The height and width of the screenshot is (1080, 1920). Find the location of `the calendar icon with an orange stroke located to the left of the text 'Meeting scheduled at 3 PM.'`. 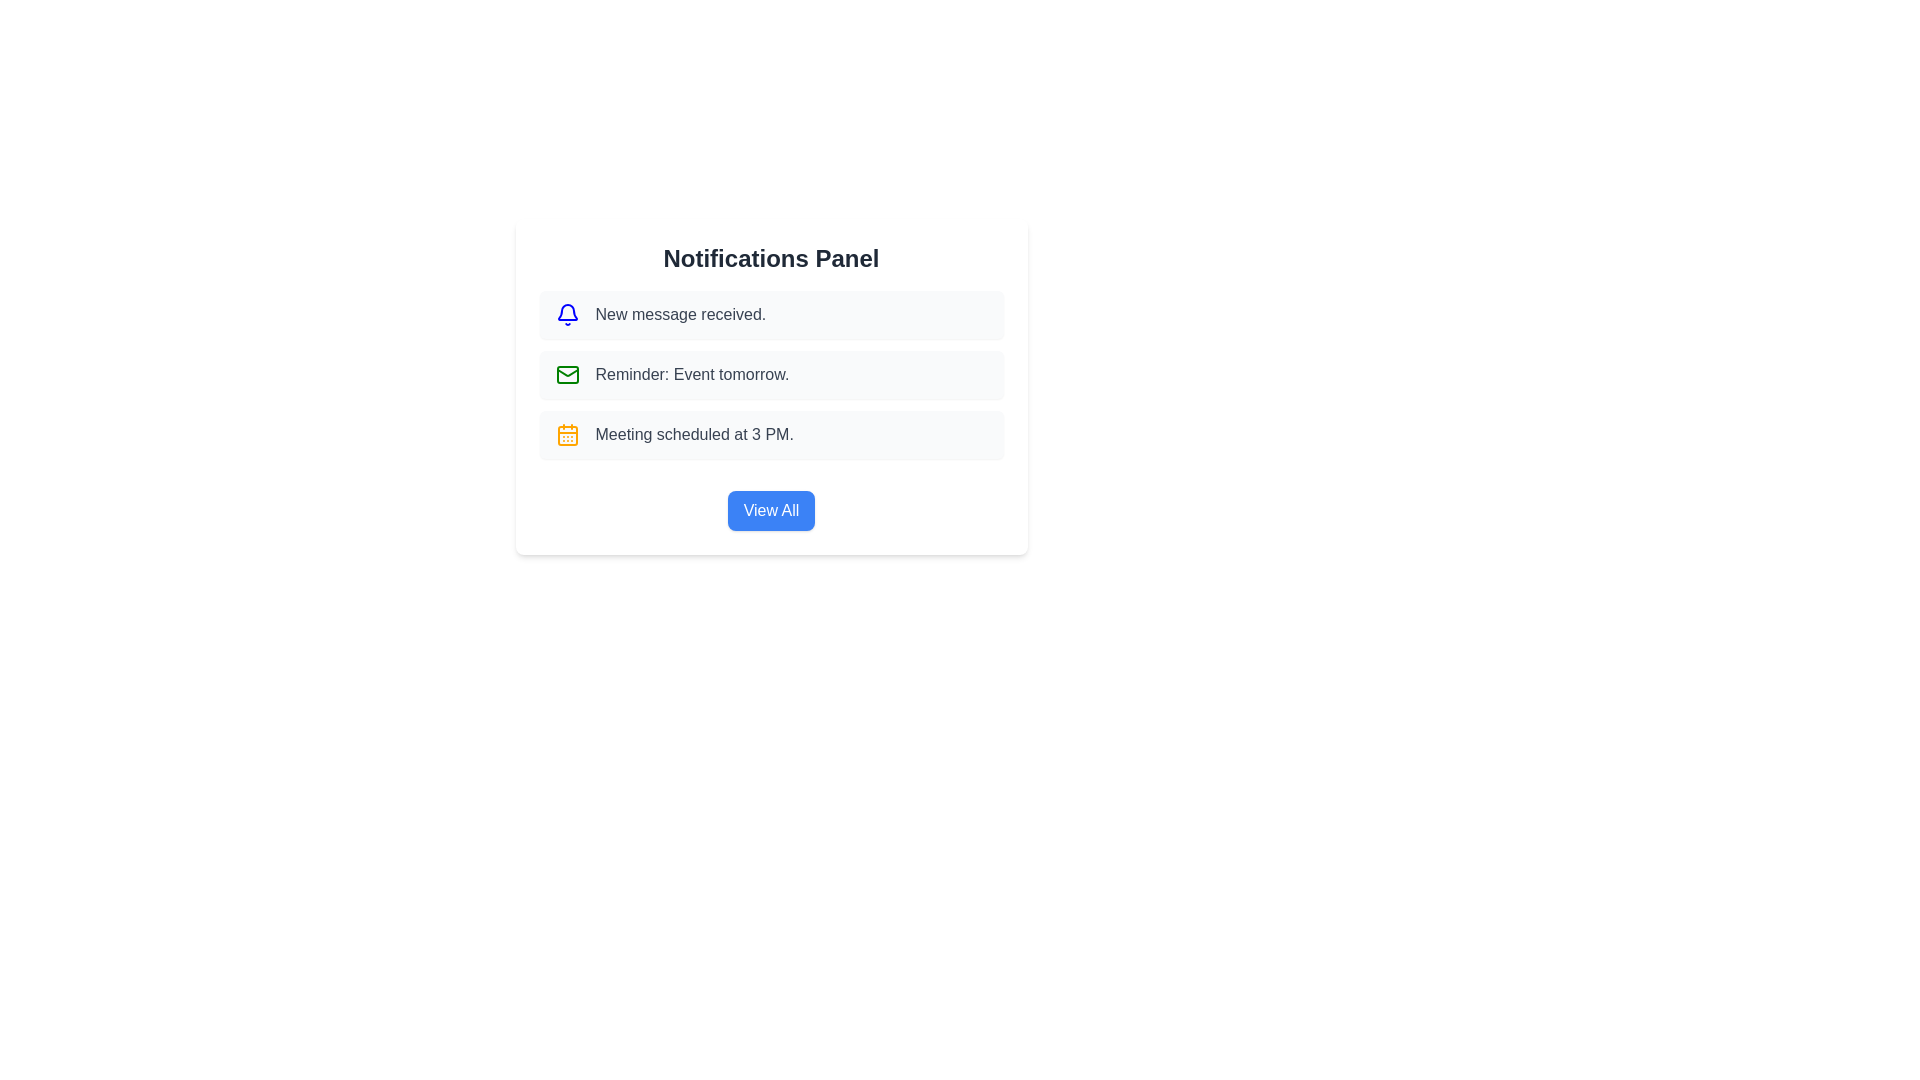

the calendar icon with an orange stroke located to the left of the text 'Meeting scheduled at 3 PM.' is located at coordinates (566, 434).